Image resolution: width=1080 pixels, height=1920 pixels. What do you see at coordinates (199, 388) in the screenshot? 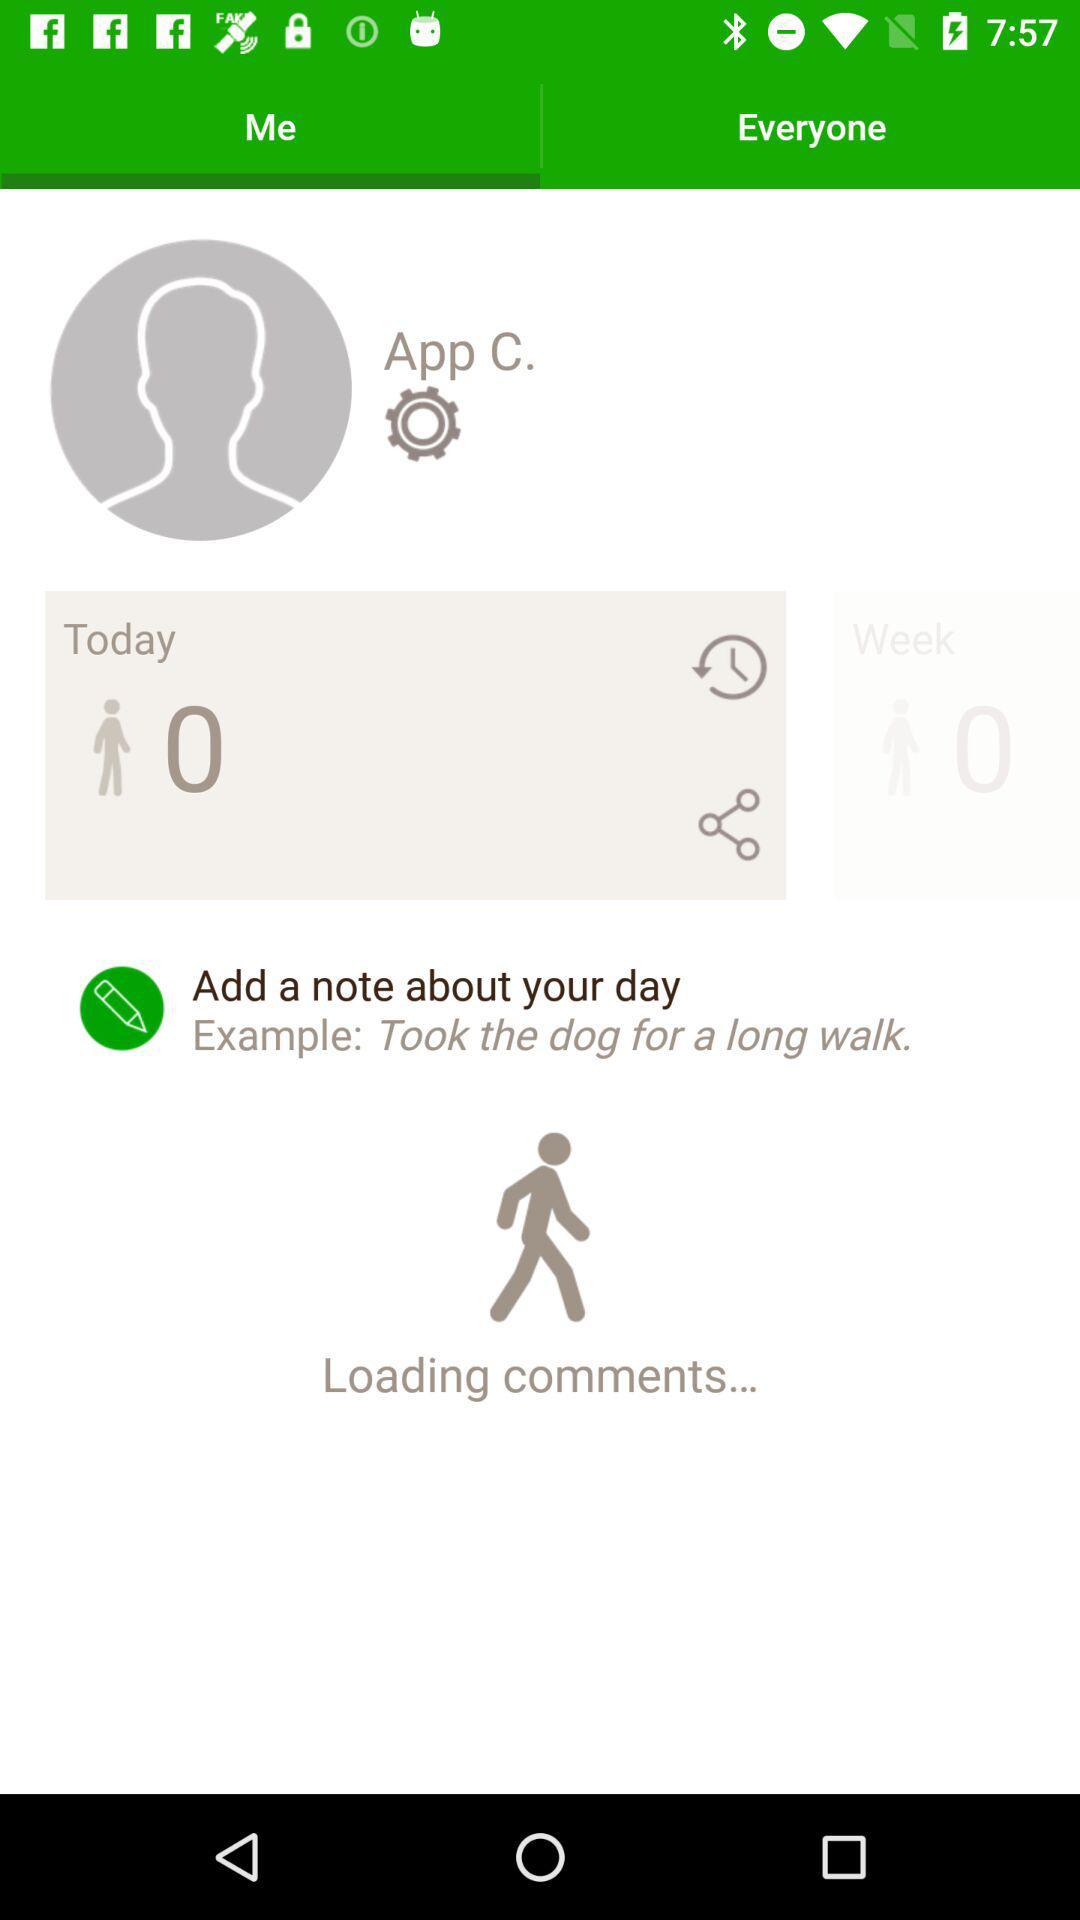
I see `the profile icon at top of the page` at bounding box center [199, 388].